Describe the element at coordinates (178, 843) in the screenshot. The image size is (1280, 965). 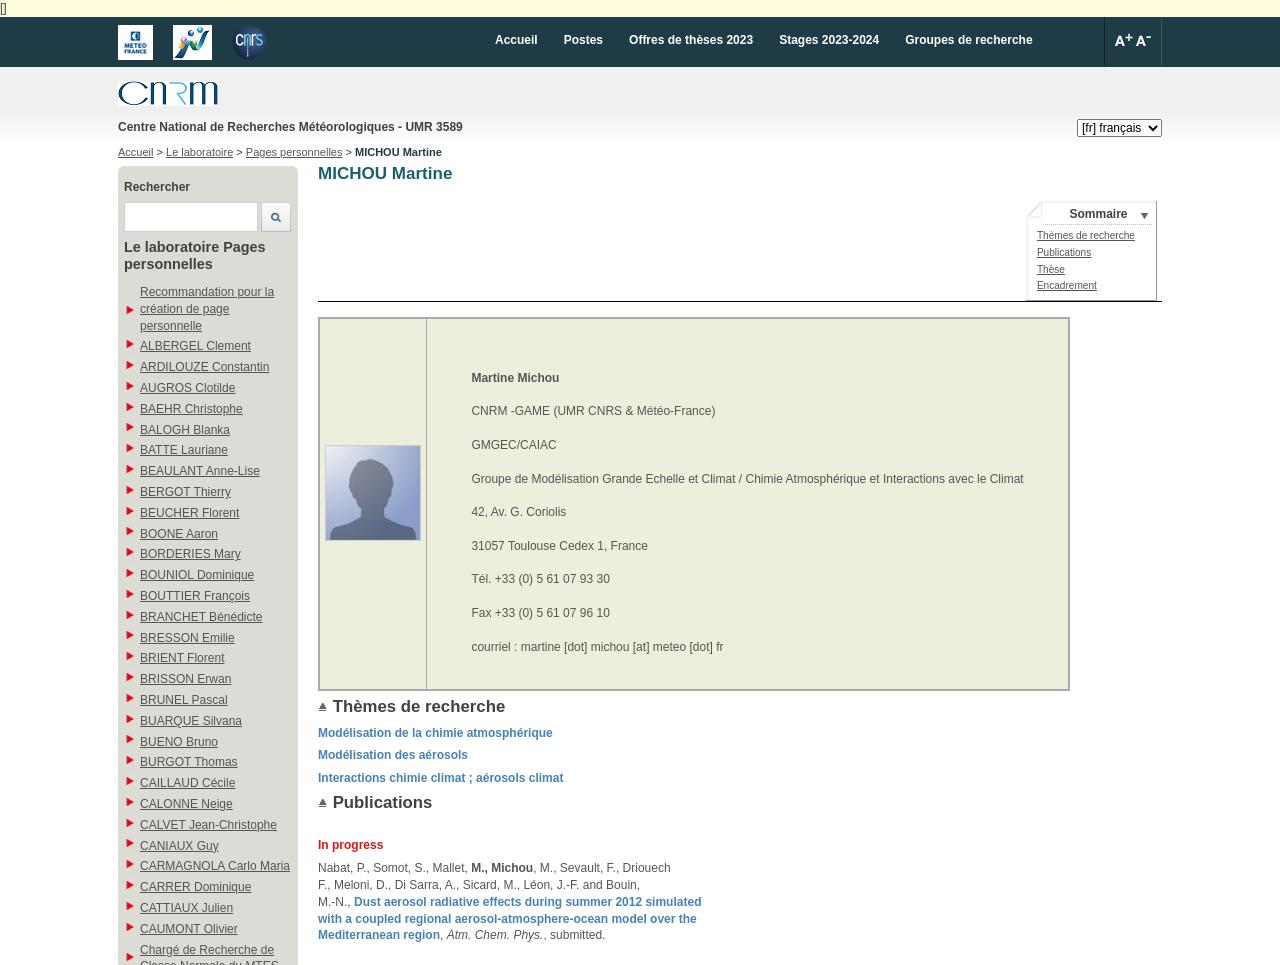
I see `'CANIAUX Guy'` at that location.